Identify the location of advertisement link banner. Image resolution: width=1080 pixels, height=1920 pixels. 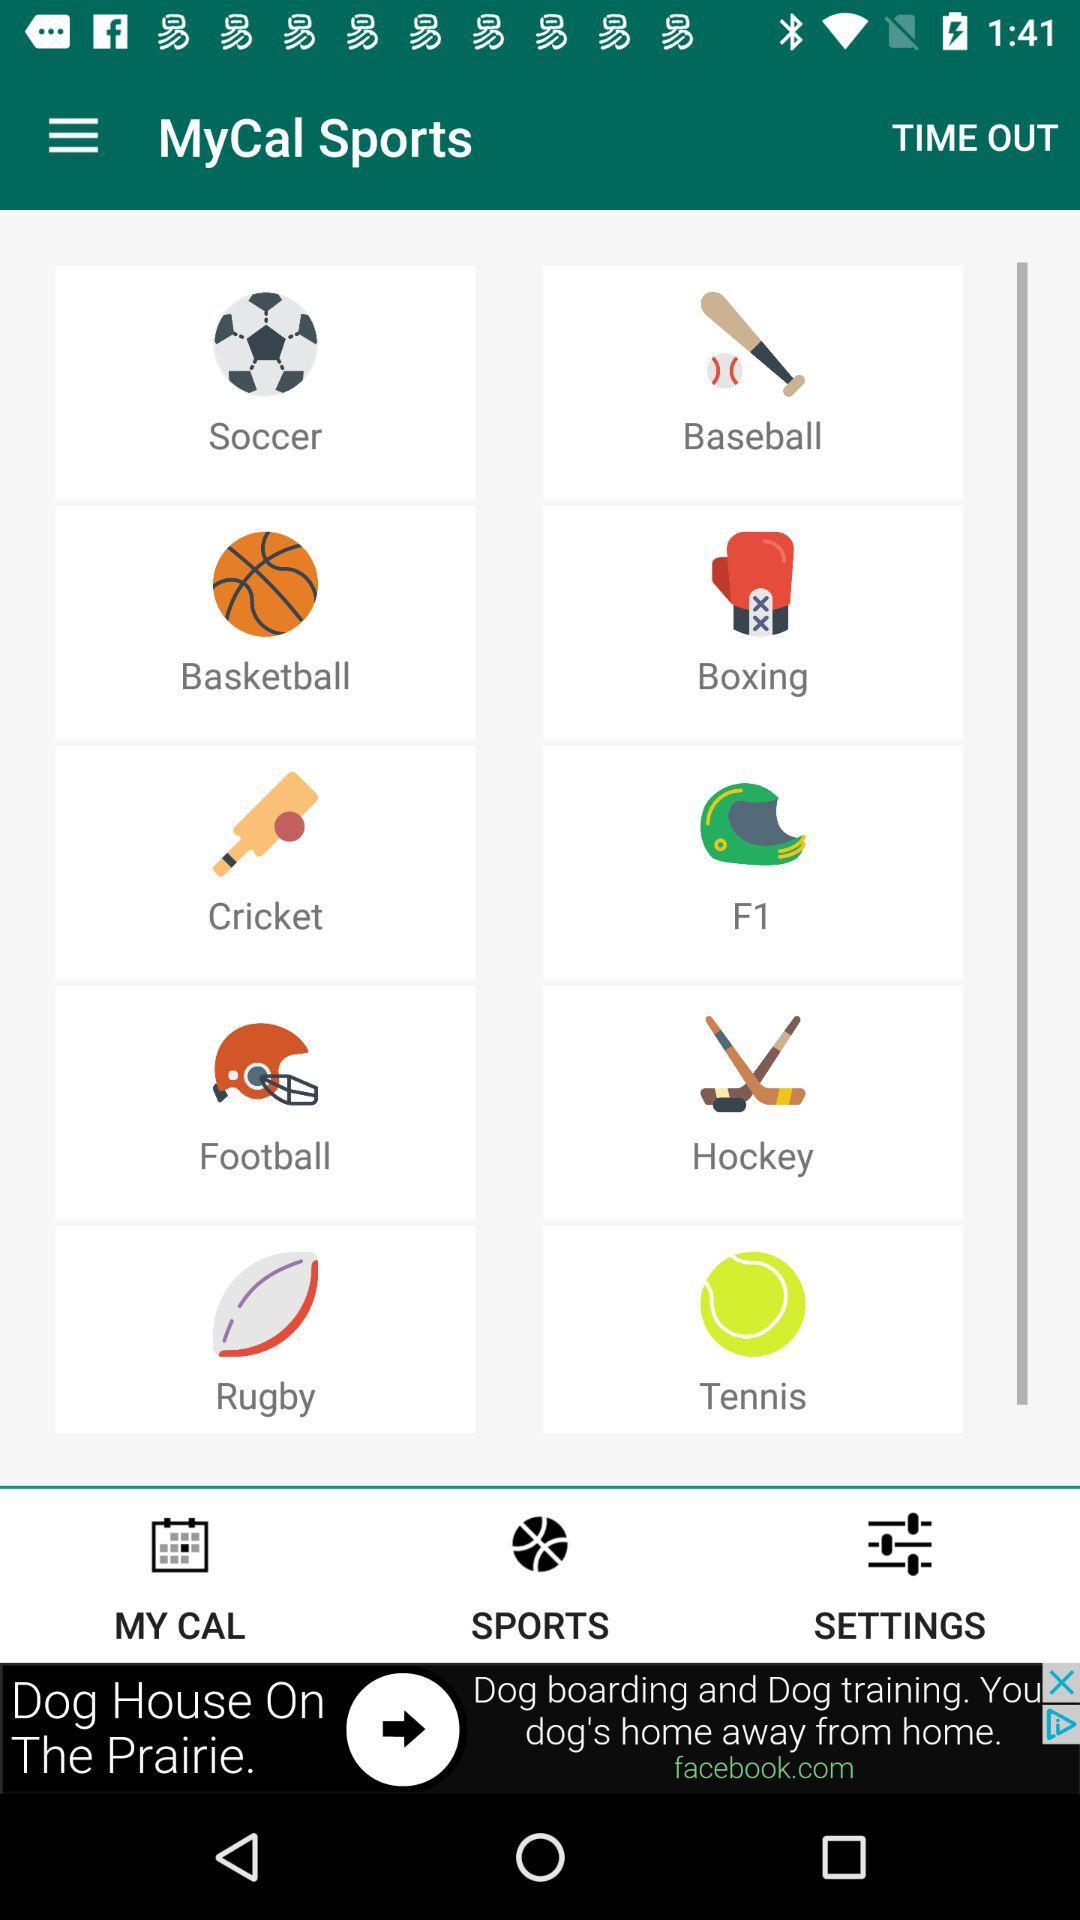
(540, 1727).